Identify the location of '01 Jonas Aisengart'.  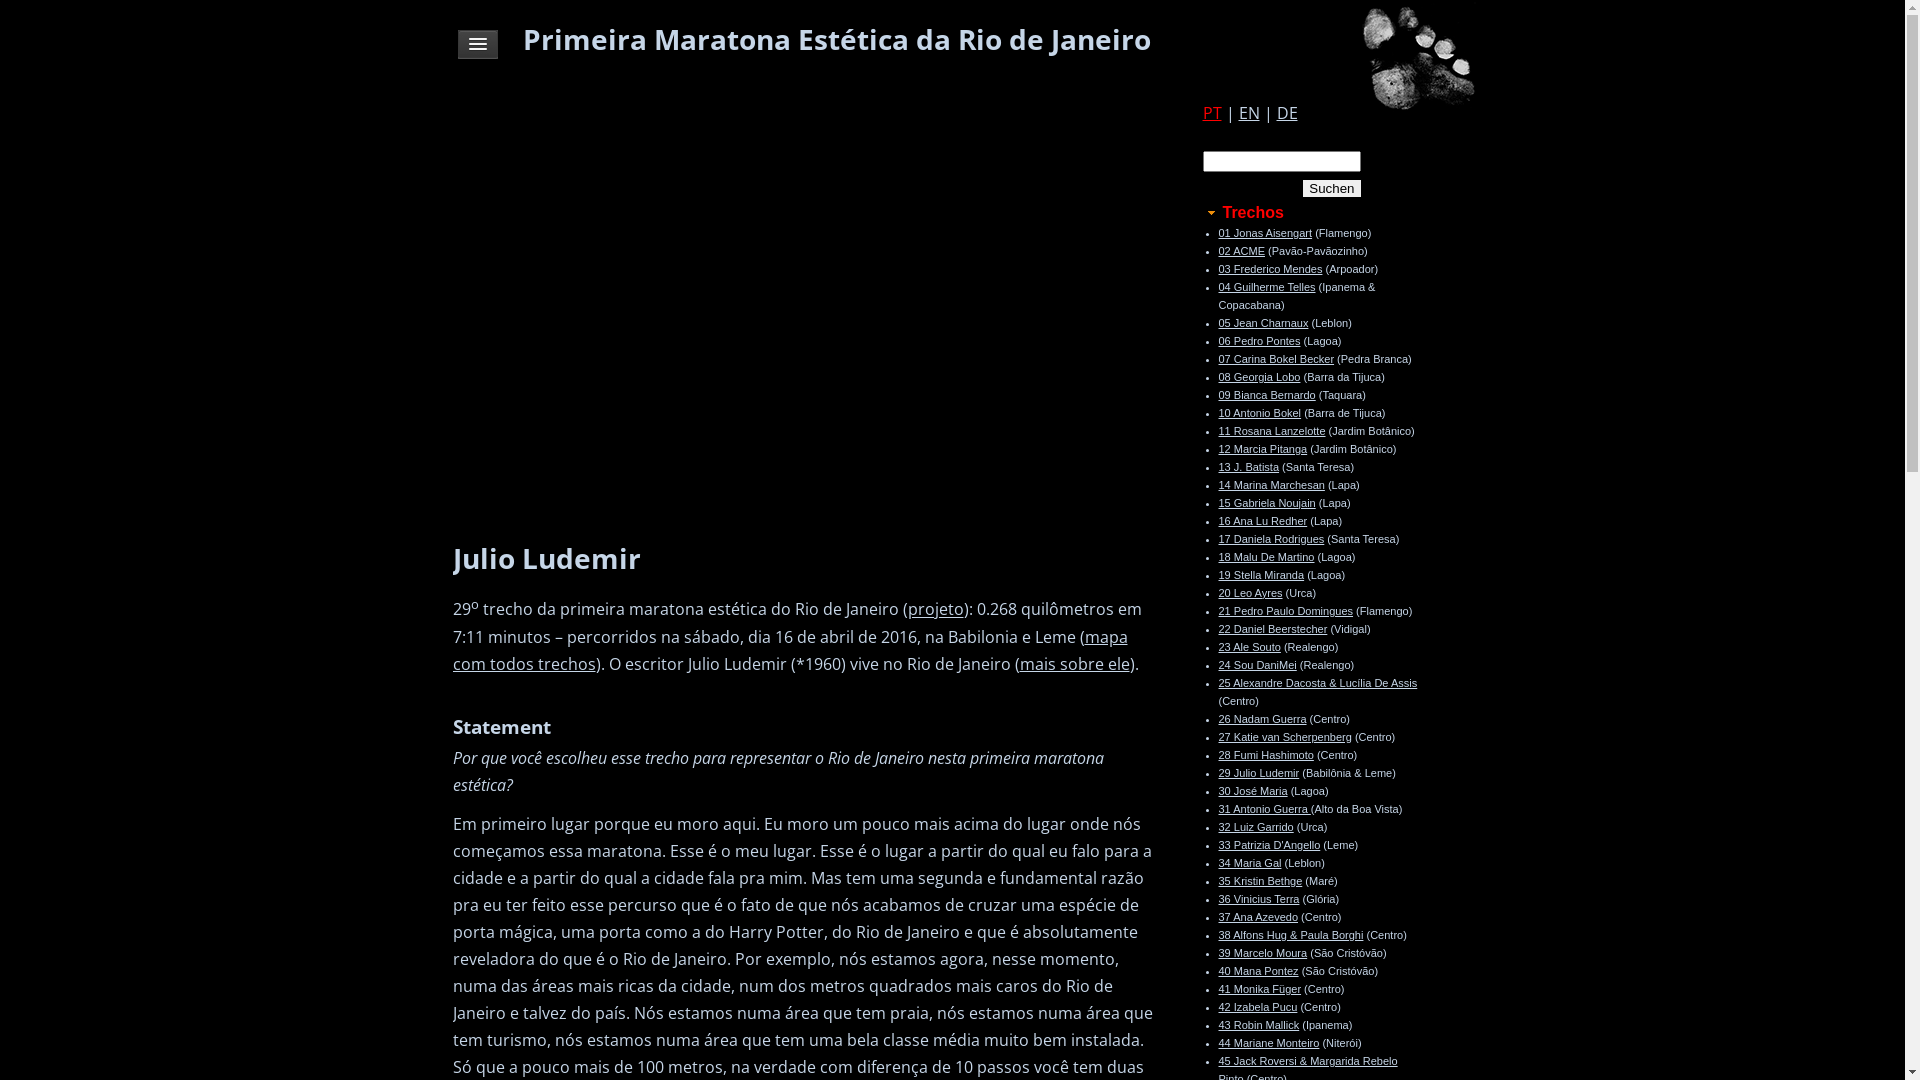
(1264, 231).